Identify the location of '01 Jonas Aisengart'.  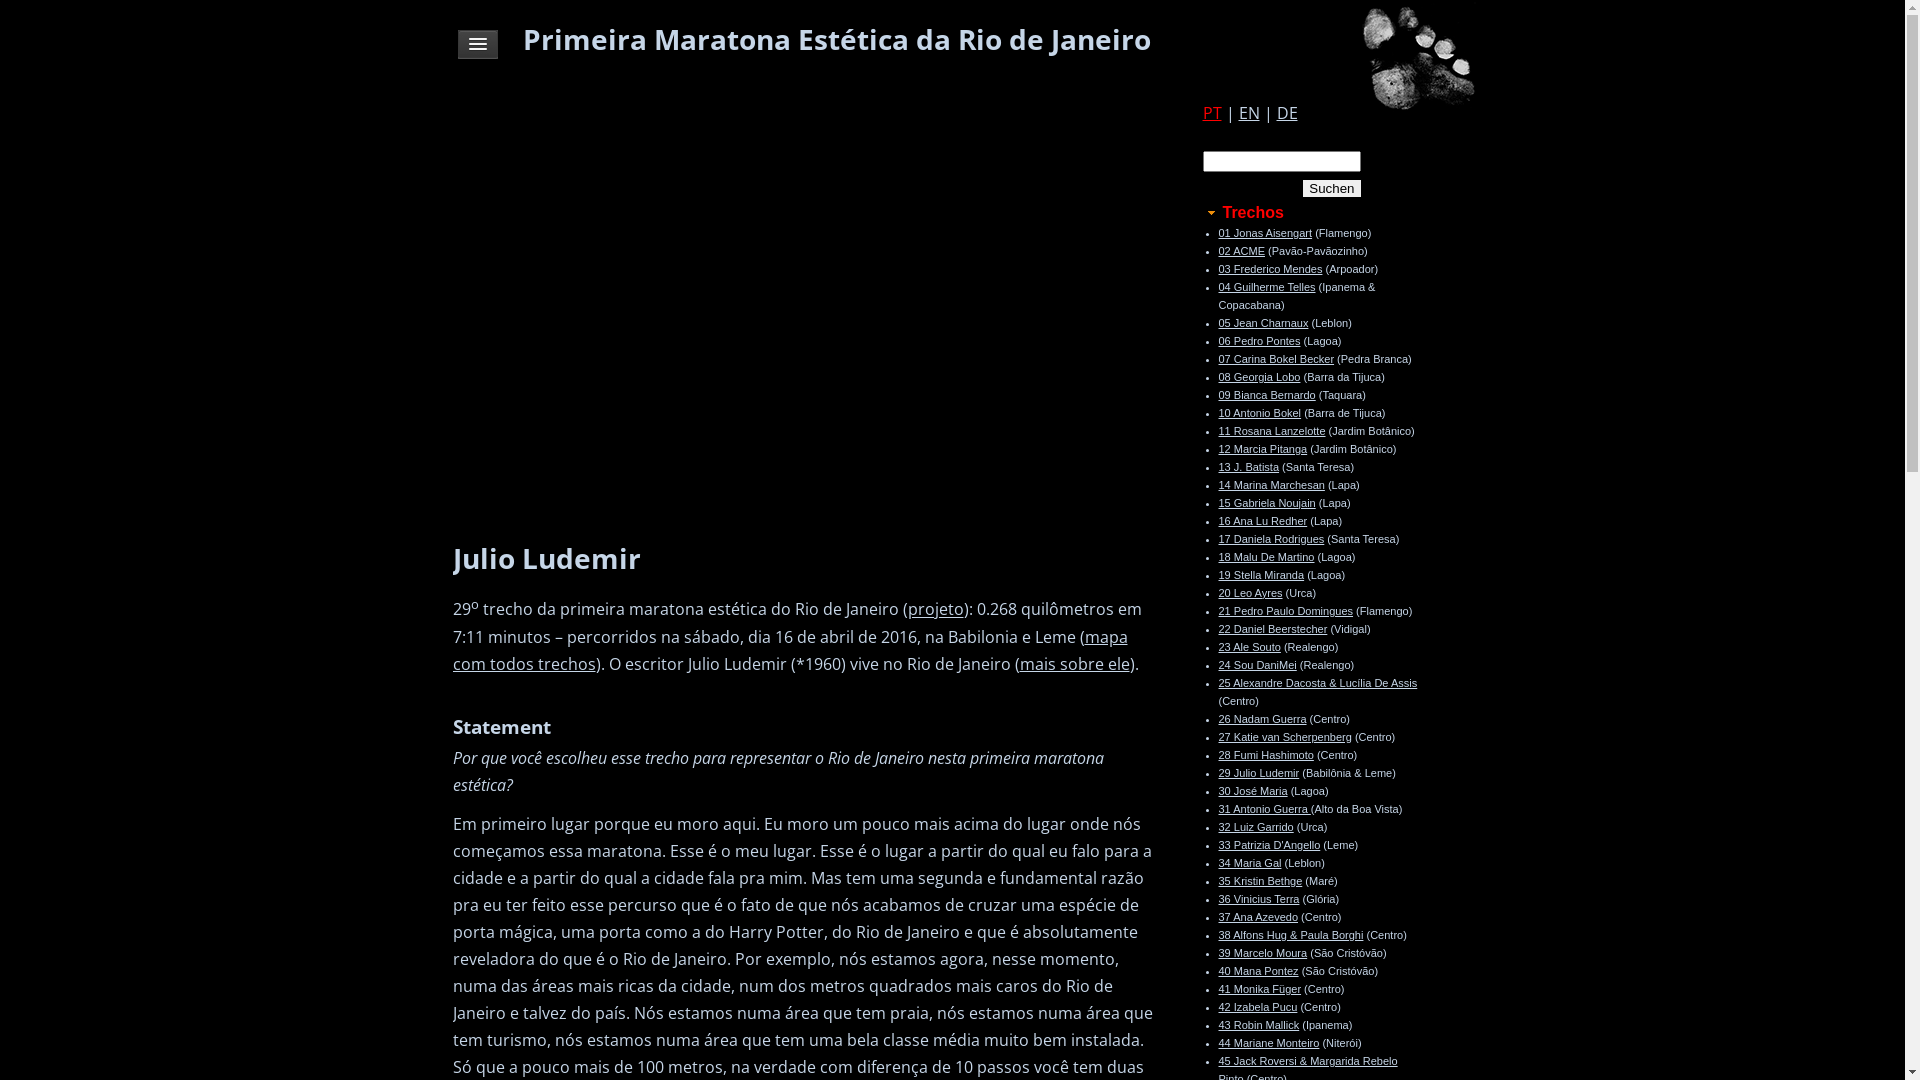
(1264, 231).